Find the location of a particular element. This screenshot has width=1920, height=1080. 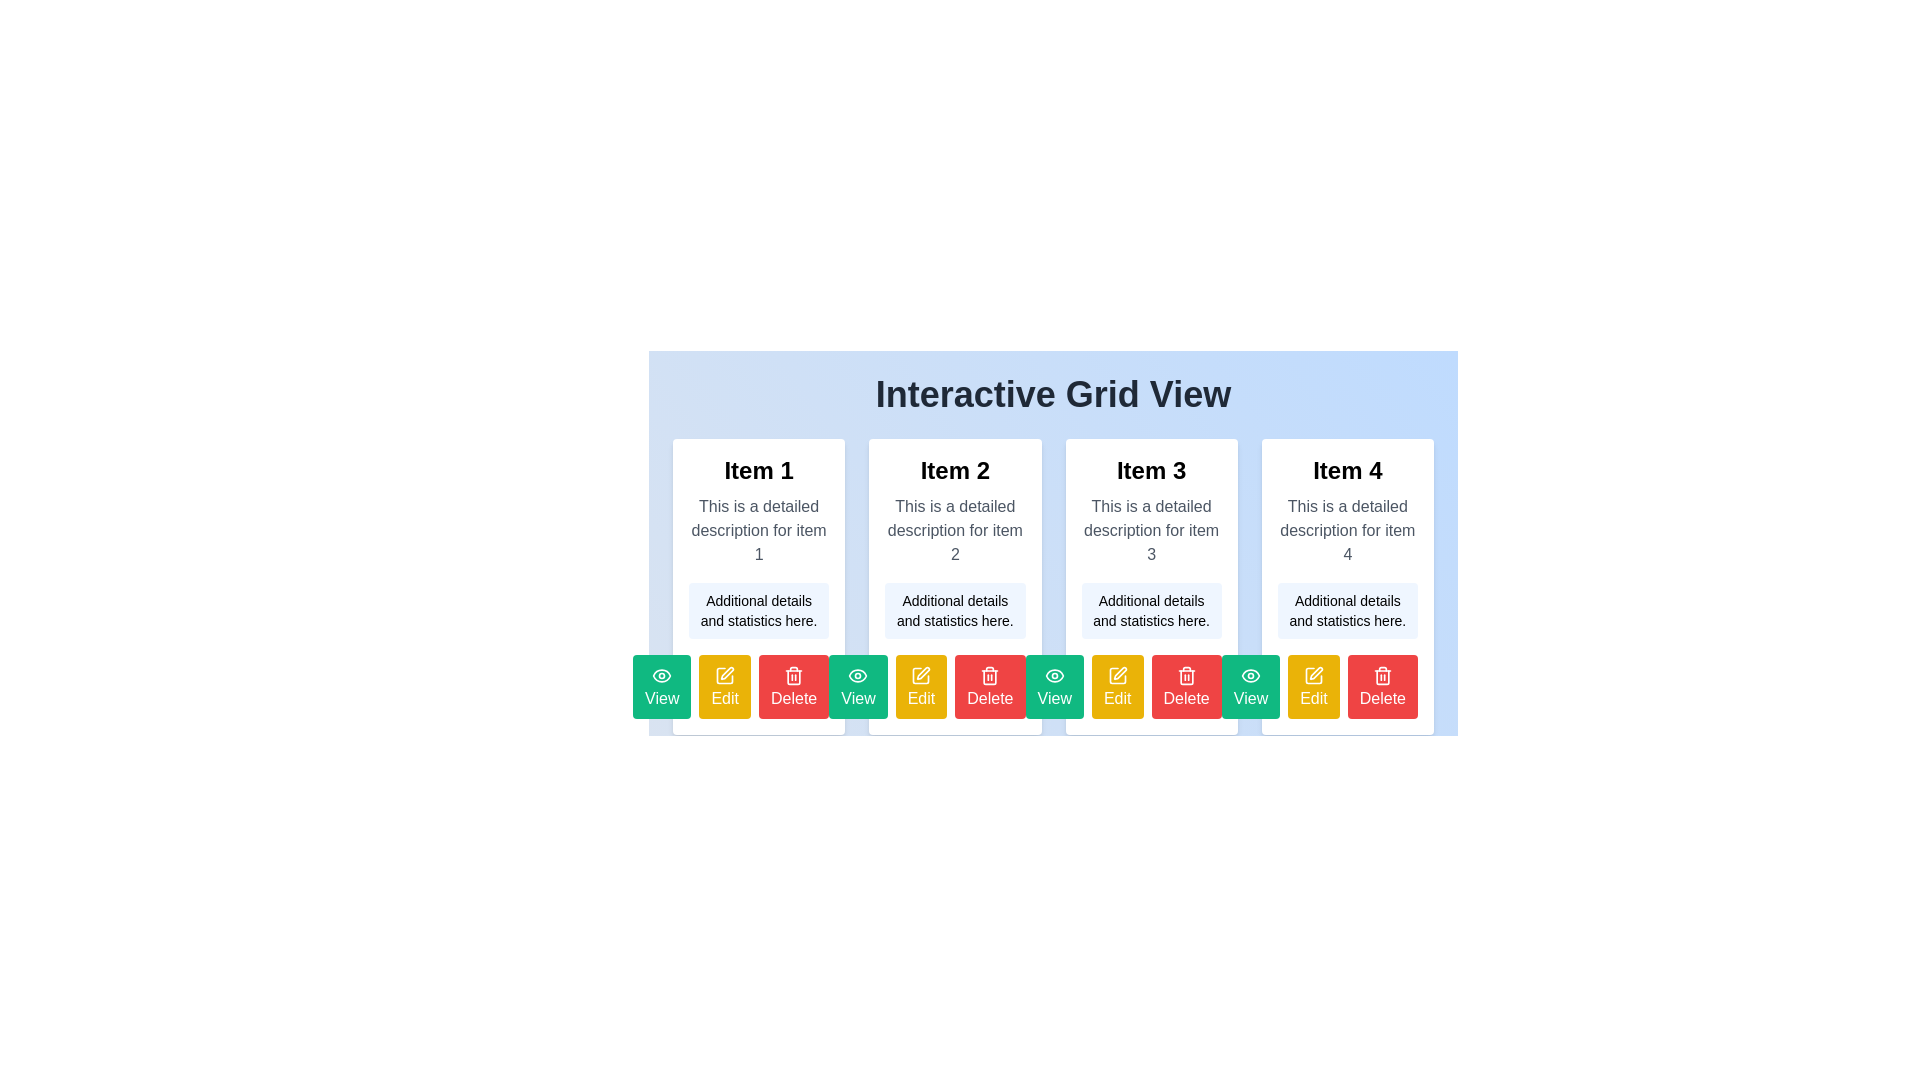

the eye icon within the 'View' button is located at coordinates (858, 675).